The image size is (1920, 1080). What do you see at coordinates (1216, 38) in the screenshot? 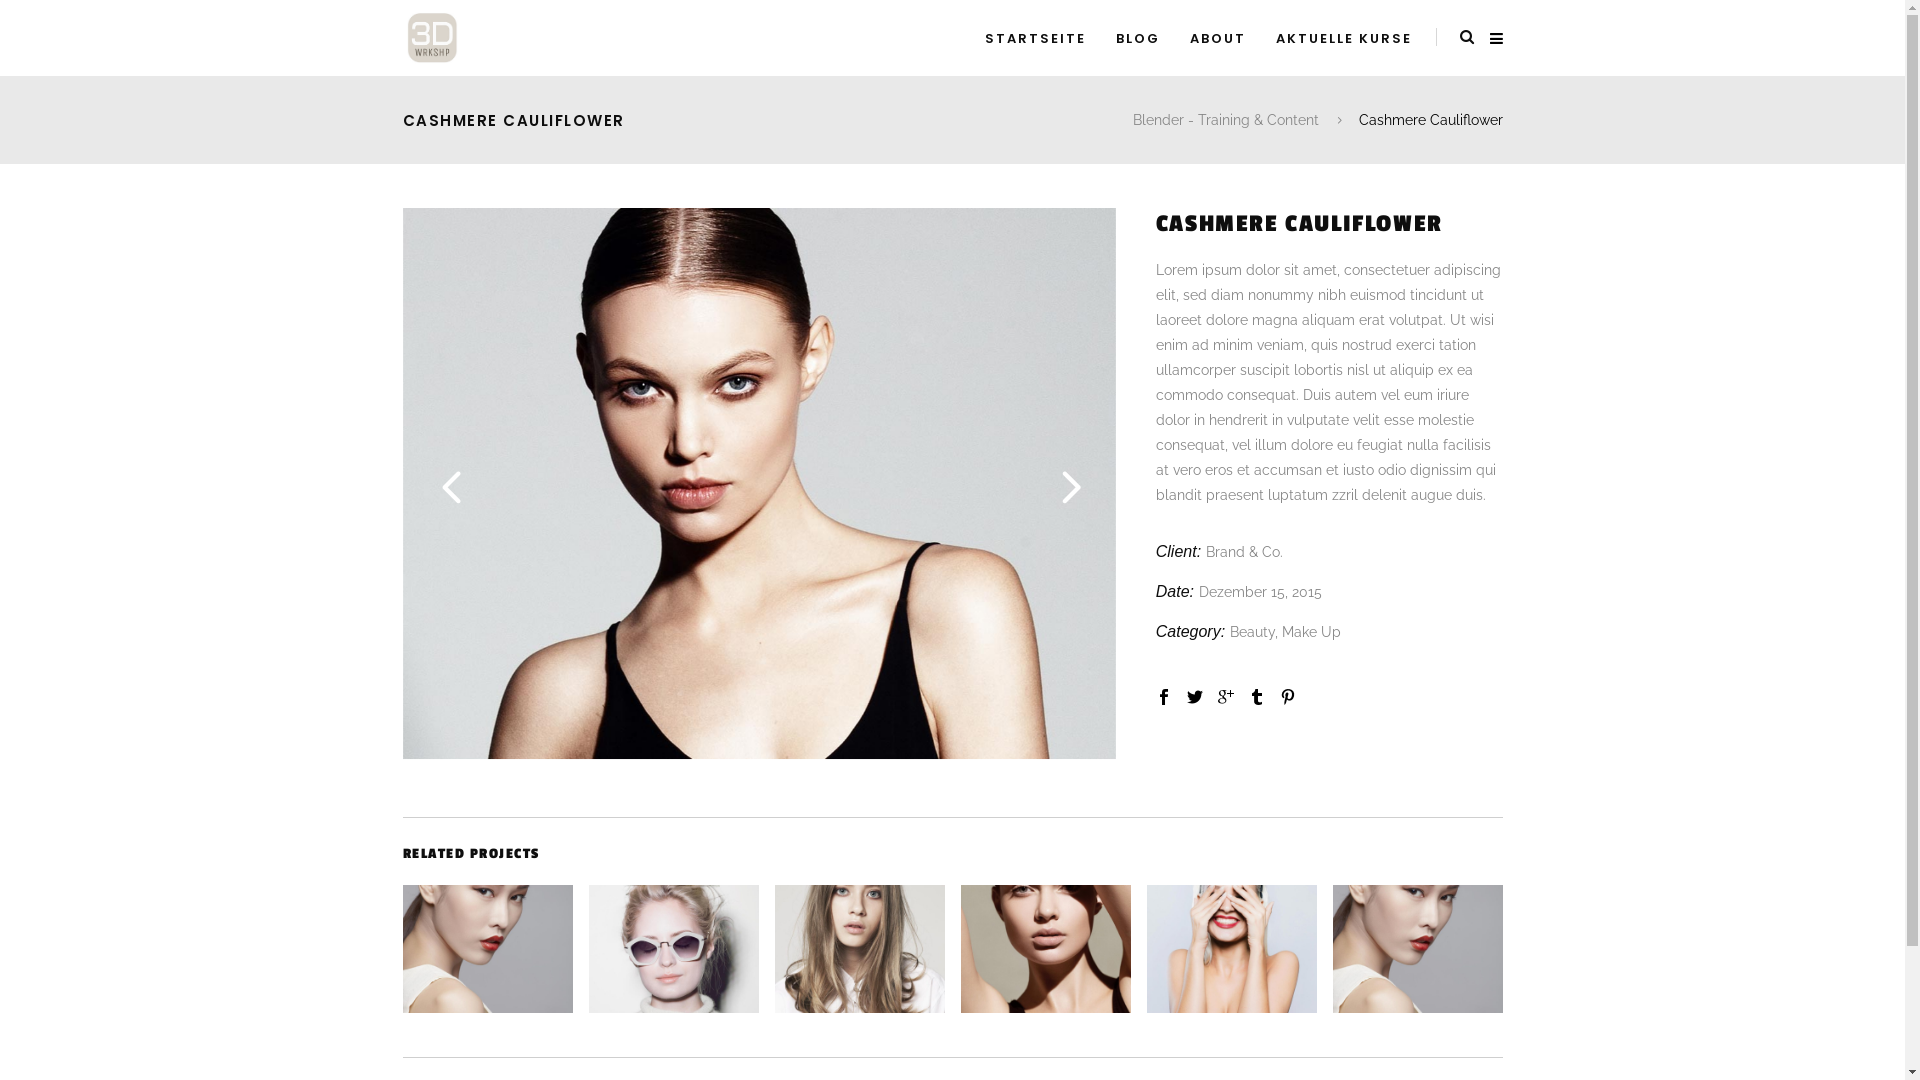
I see `'ABOUT'` at bounding box center [1216, 38].